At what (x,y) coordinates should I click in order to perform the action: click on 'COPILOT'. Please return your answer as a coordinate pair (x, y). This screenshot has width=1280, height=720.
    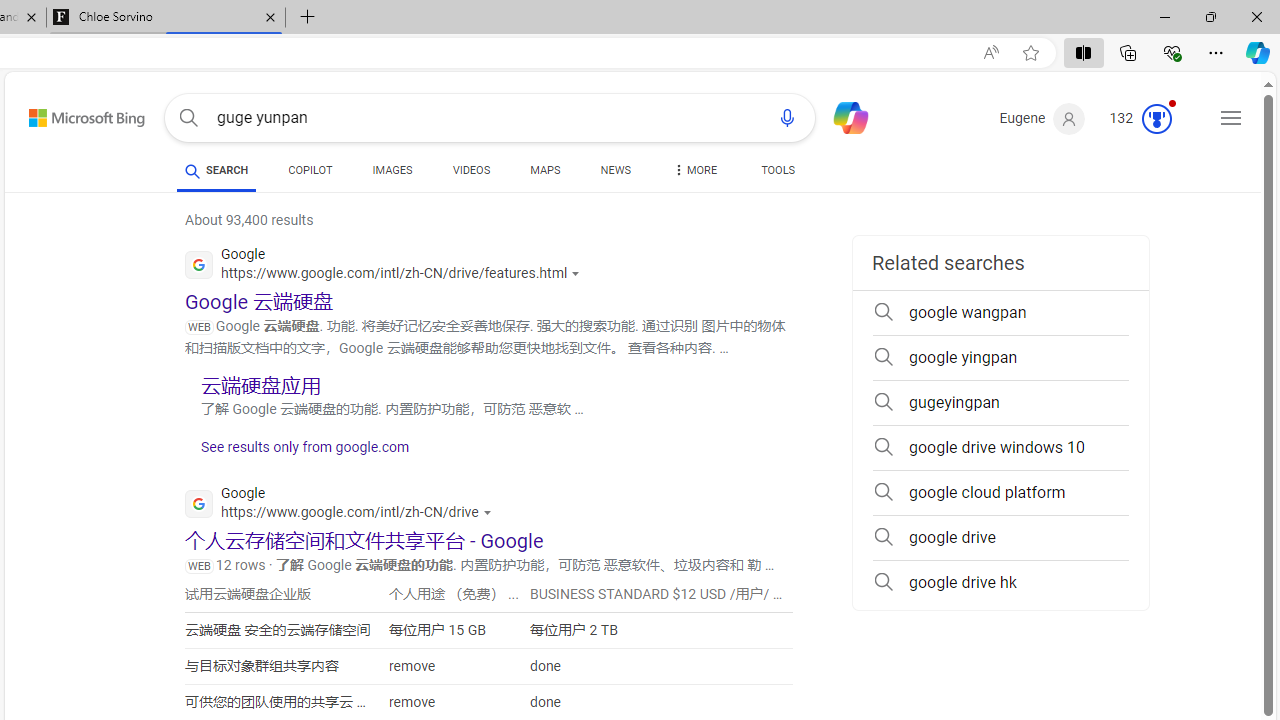
    Looking at the image, I should click on (309, 172).